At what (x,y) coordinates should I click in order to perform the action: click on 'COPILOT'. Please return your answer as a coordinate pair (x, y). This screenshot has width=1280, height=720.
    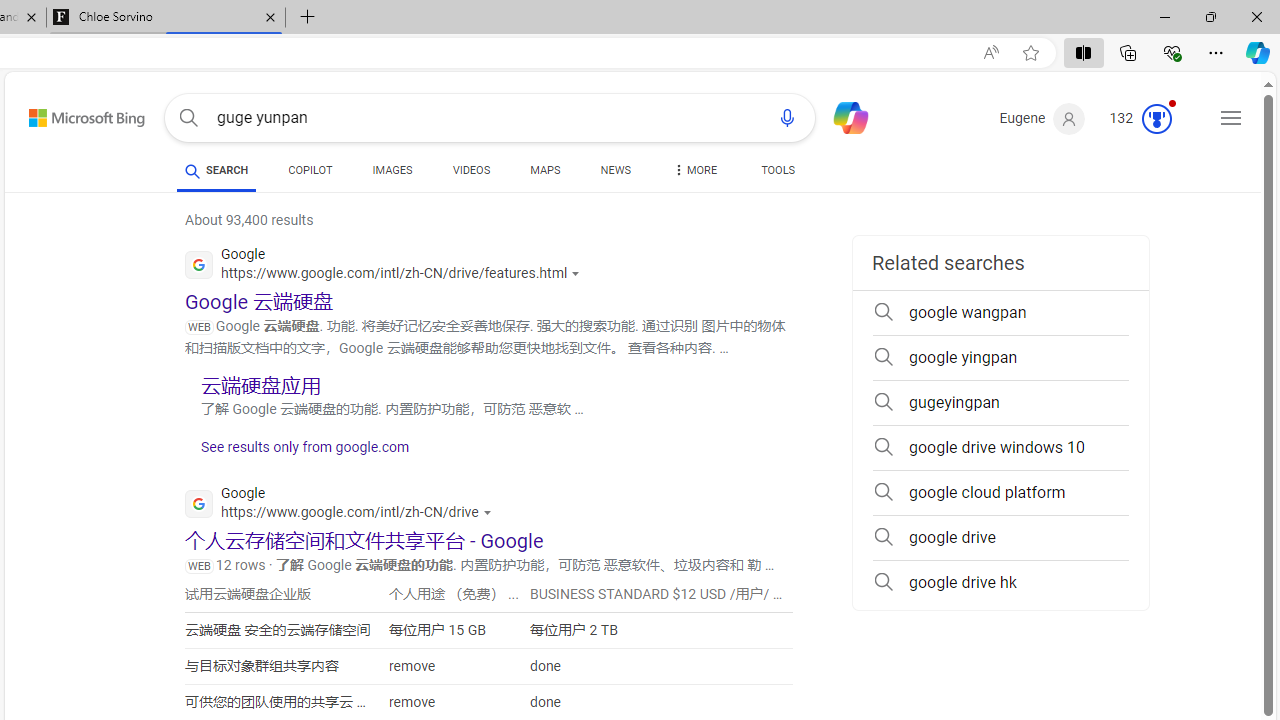
    Looking at the image, I should click on (309, 172).